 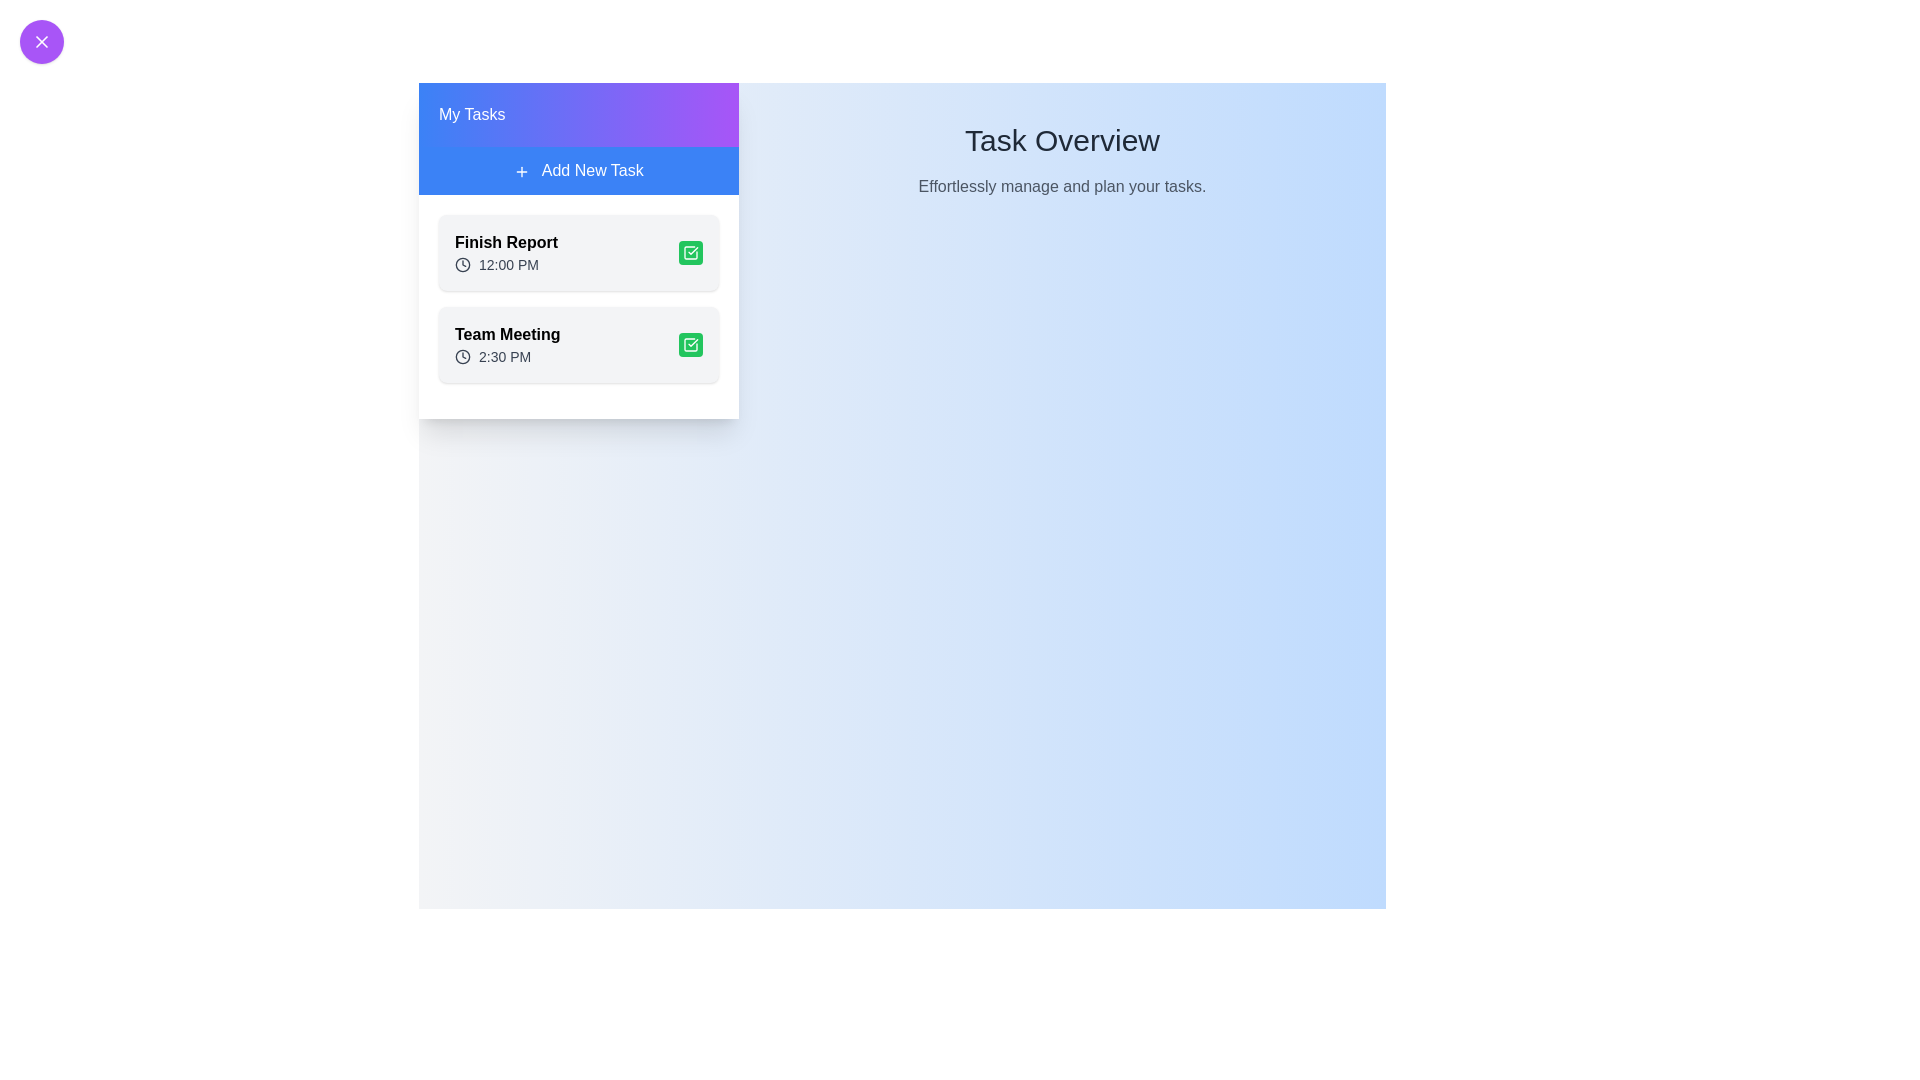 I want to click on the 'Task Overview' text to focus on it, so click(x=1061, y=140).